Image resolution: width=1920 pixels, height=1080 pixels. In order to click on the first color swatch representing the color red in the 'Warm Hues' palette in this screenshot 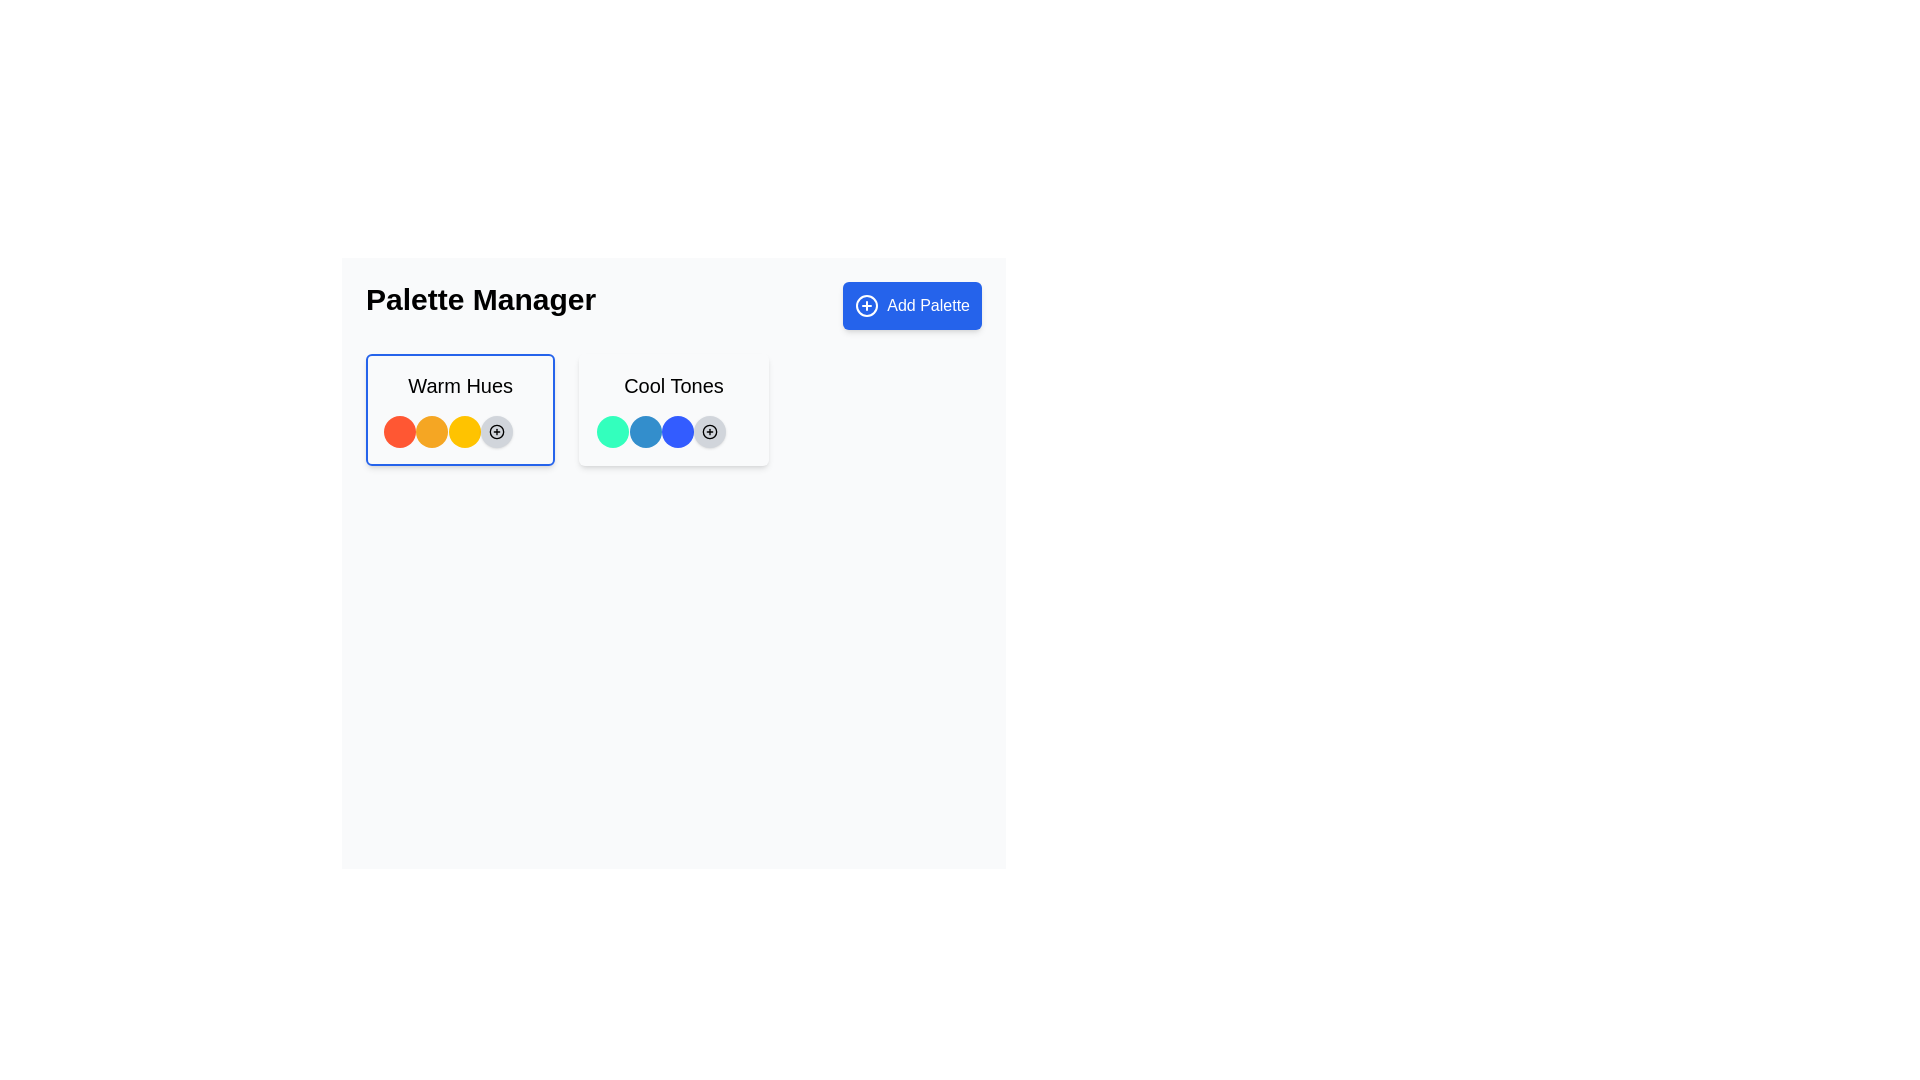, I will do `click(399, 431)`.